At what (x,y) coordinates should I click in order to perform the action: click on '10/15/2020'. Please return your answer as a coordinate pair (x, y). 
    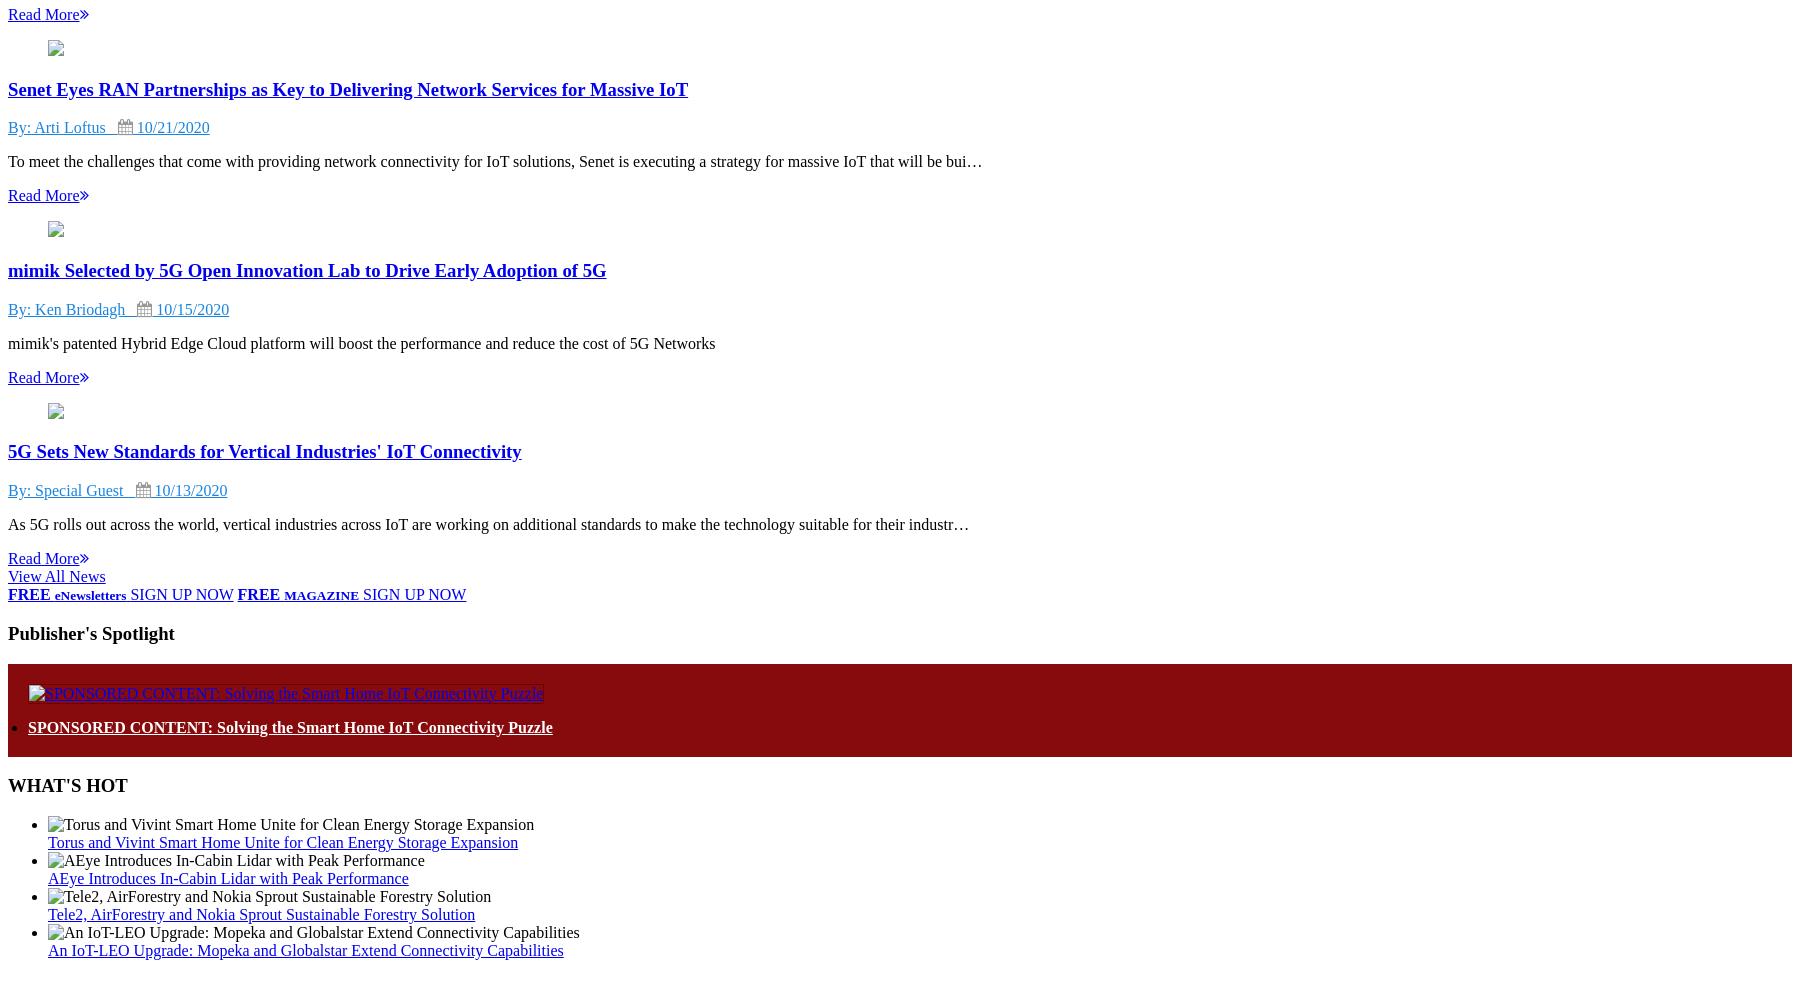
    Looking at the image, I should click on (190, 307).